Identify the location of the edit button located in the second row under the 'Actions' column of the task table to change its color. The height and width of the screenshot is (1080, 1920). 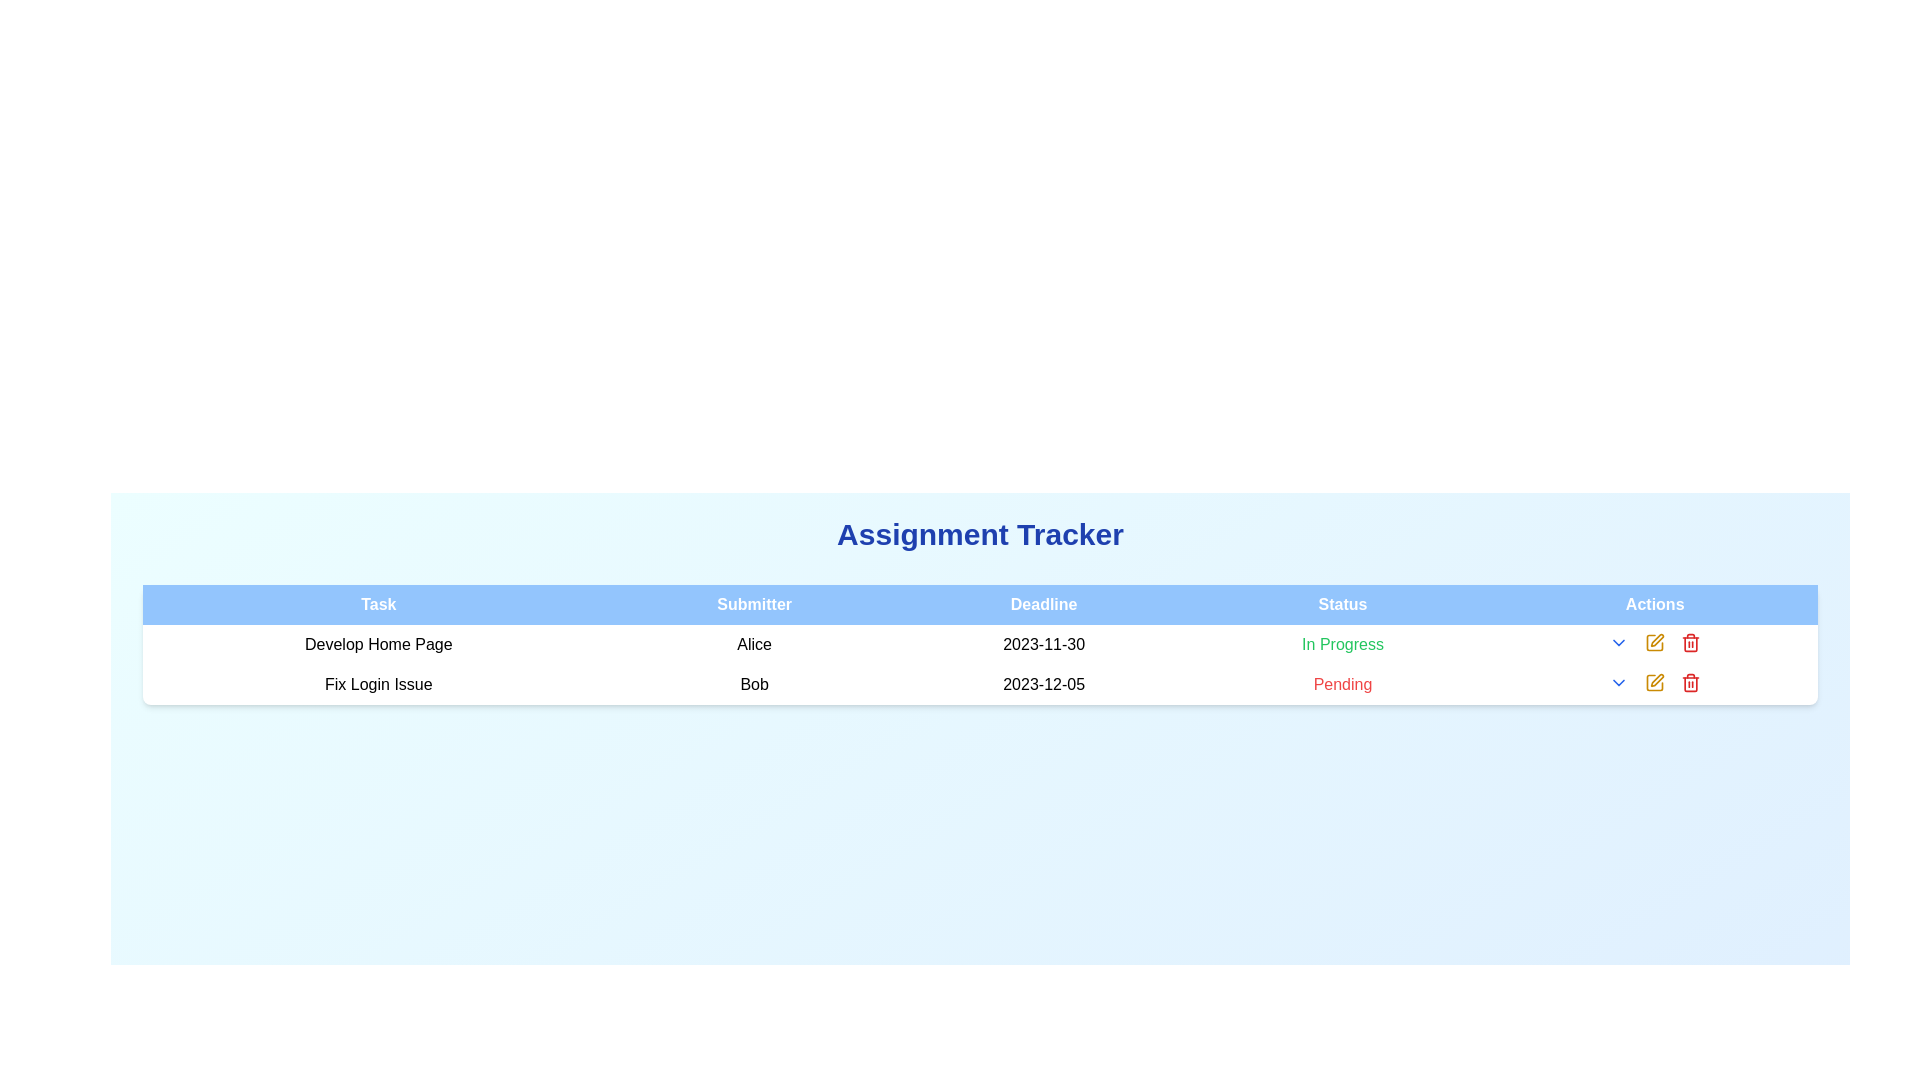
(1655, 681).